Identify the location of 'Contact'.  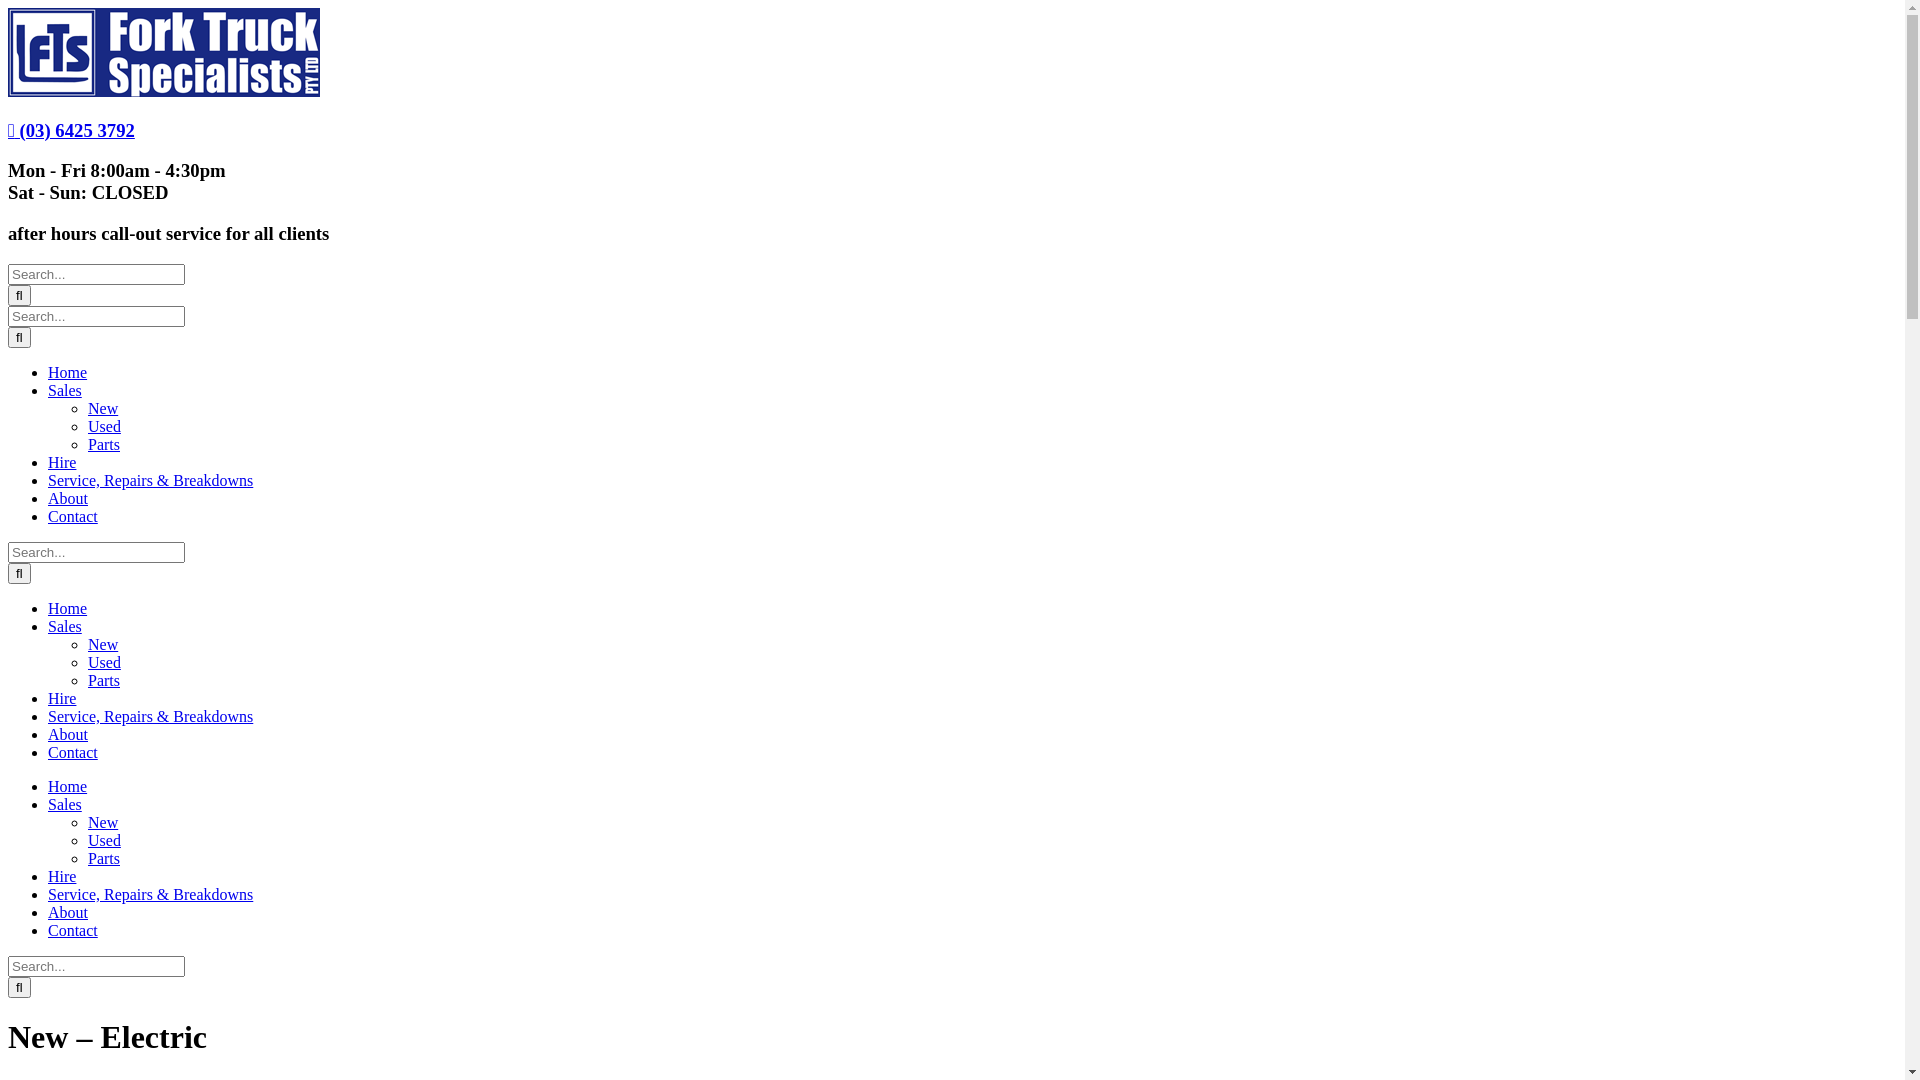
(72, 930).